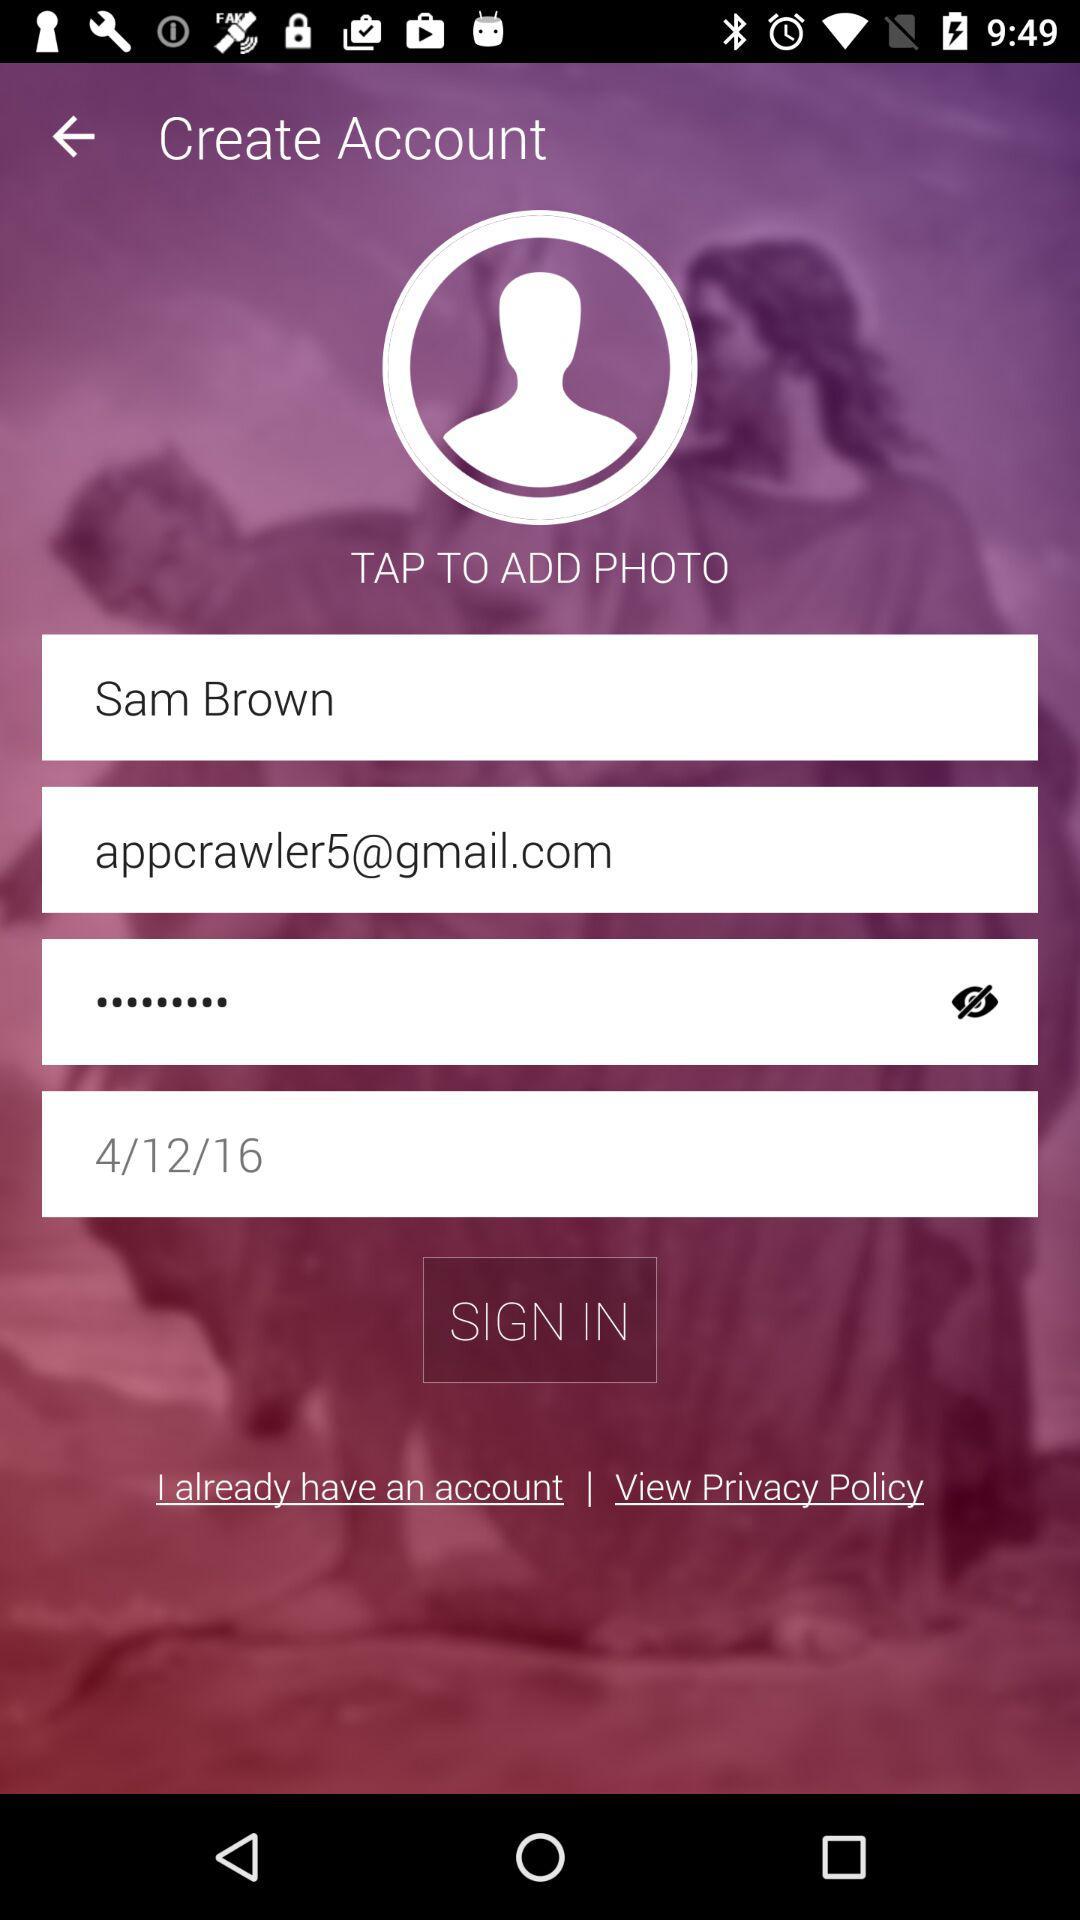  I want to click on the item above the 4/12/16 item, so click(974, 1002).